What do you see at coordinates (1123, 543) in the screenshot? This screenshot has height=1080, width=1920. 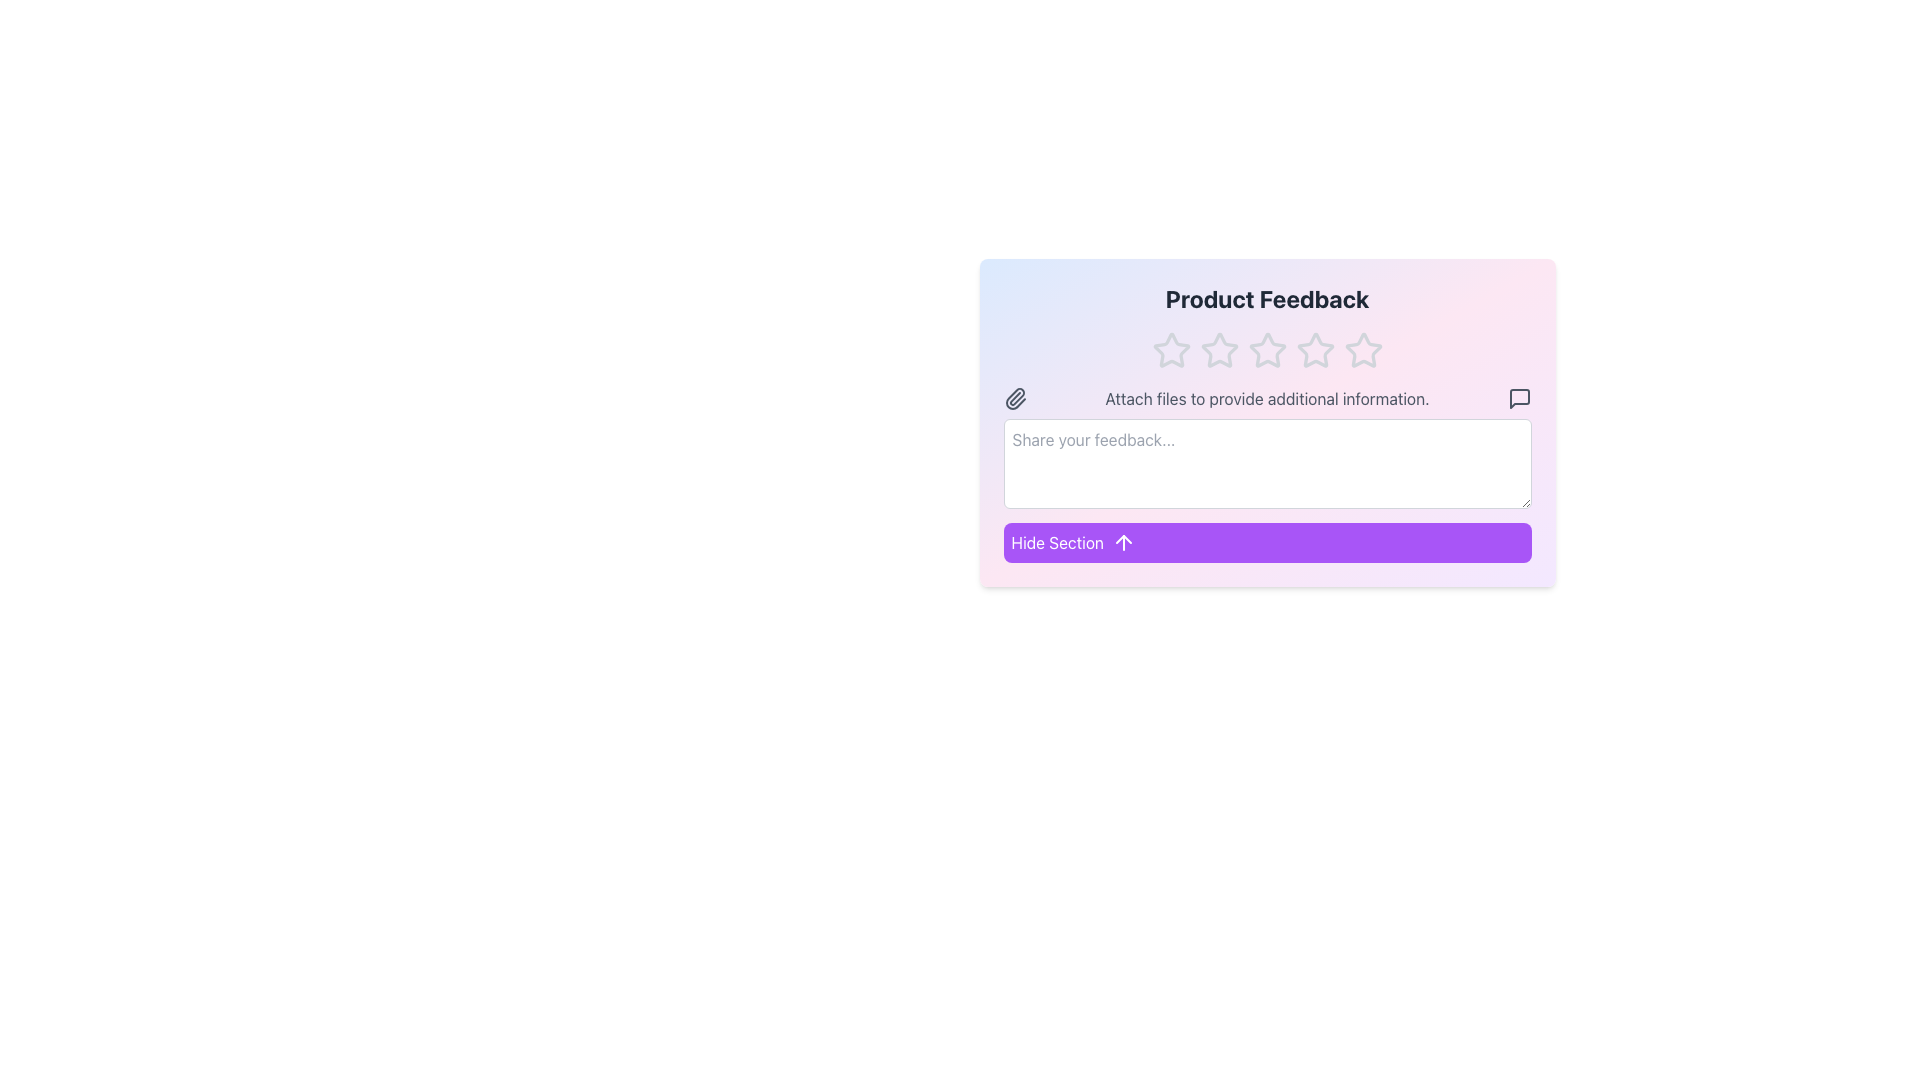 I see `the collapse icon next to the 'Hide Section' label` at bounding box center [1123, 543].